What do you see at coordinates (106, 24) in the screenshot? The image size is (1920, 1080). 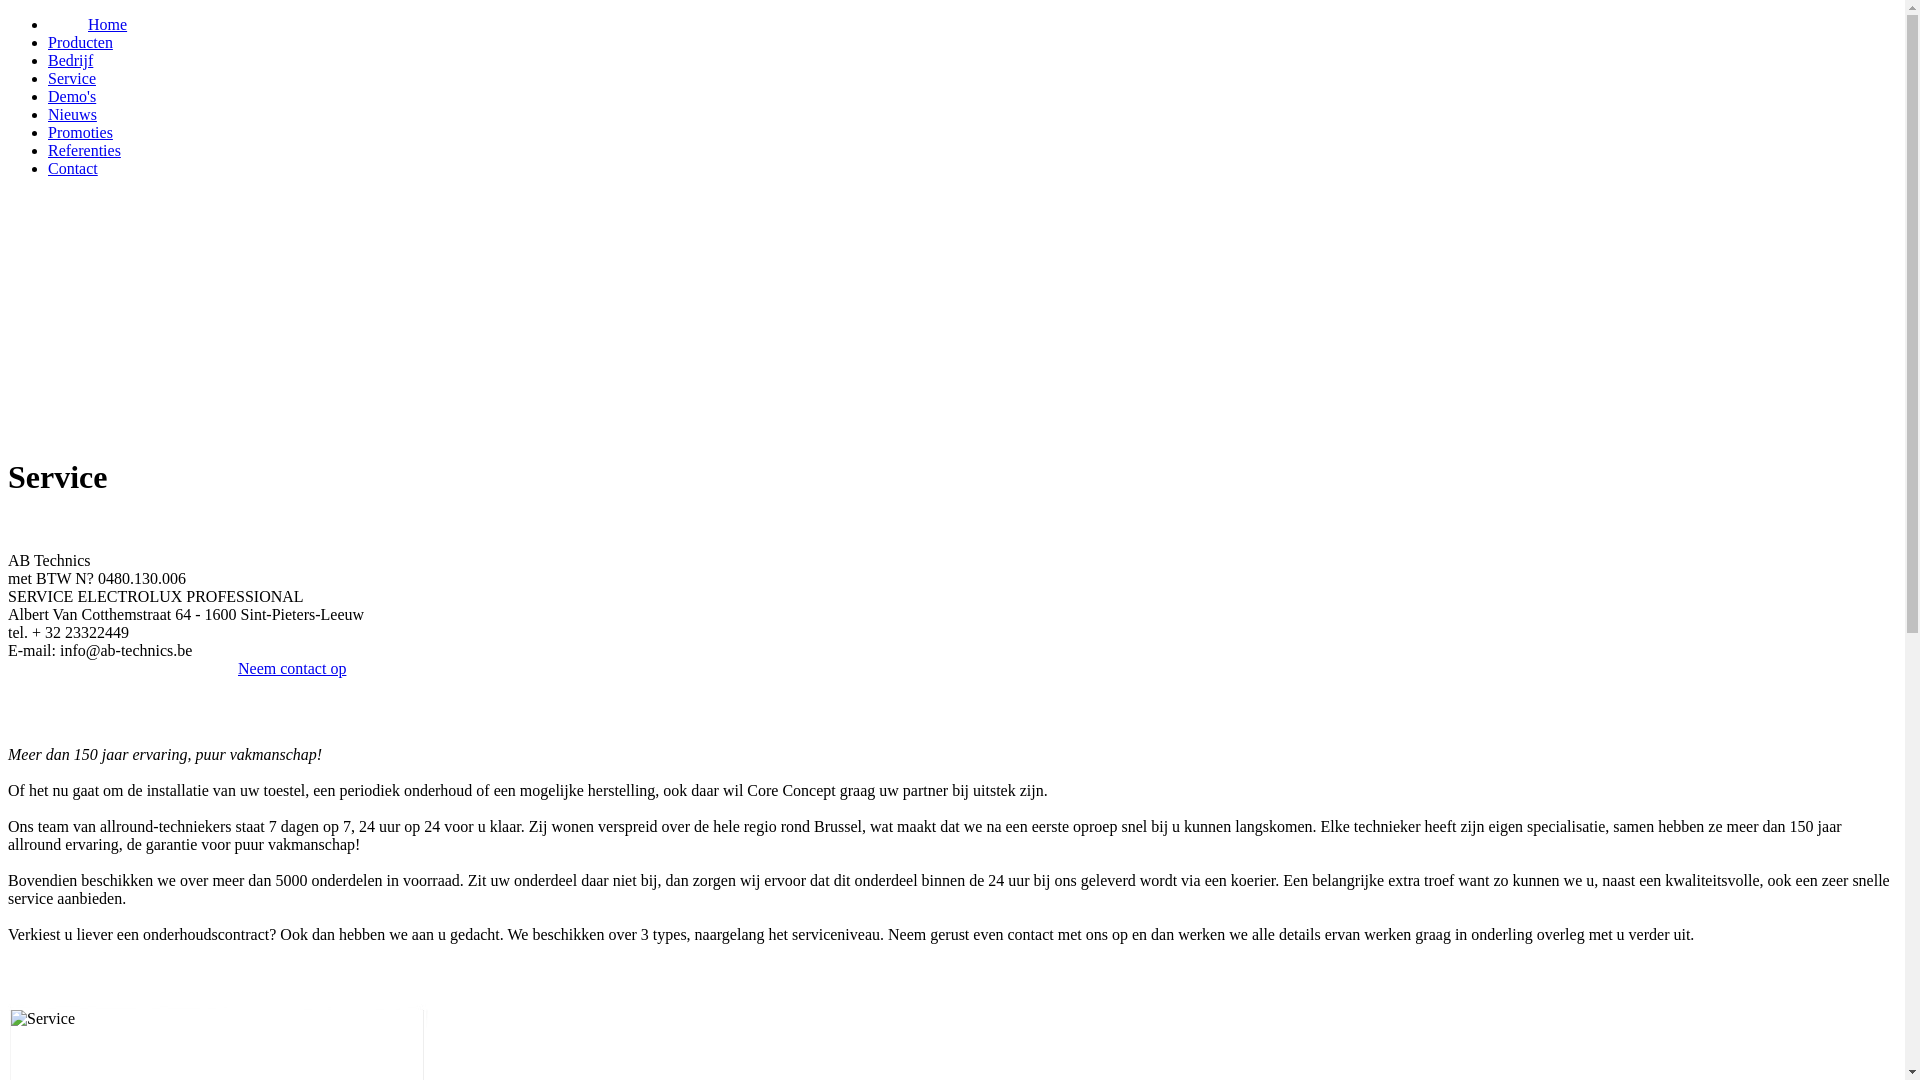 I see `'Home'` at bounding box center [106, 24].